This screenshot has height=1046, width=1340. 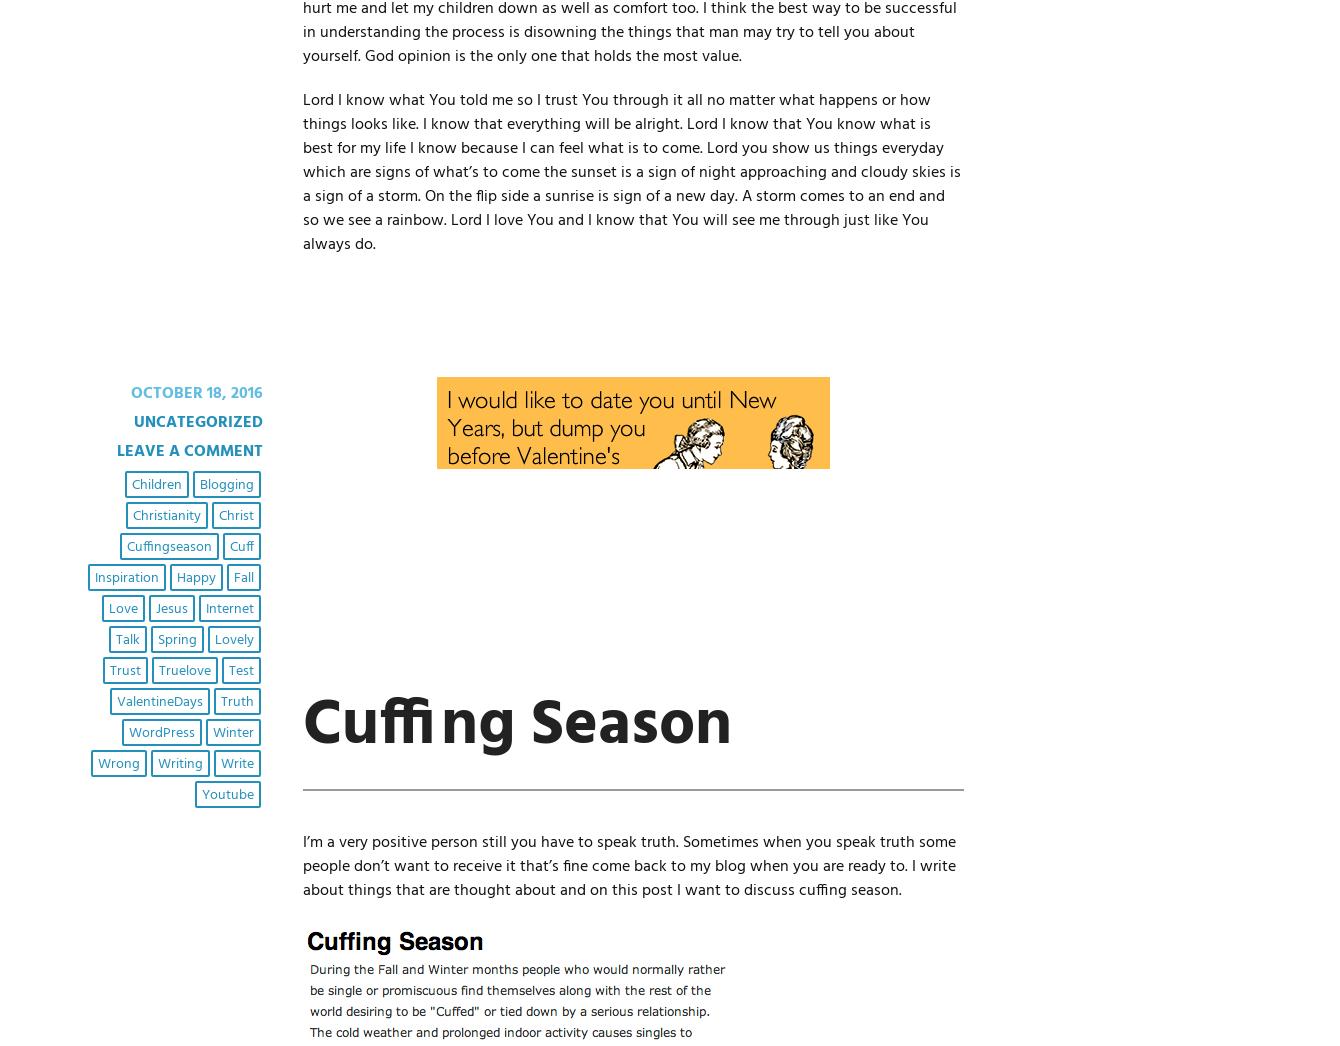 What do you see at coordinates (118, 763) in the screenshot?
I see `'wrong'` at bounding box center [118, 763].